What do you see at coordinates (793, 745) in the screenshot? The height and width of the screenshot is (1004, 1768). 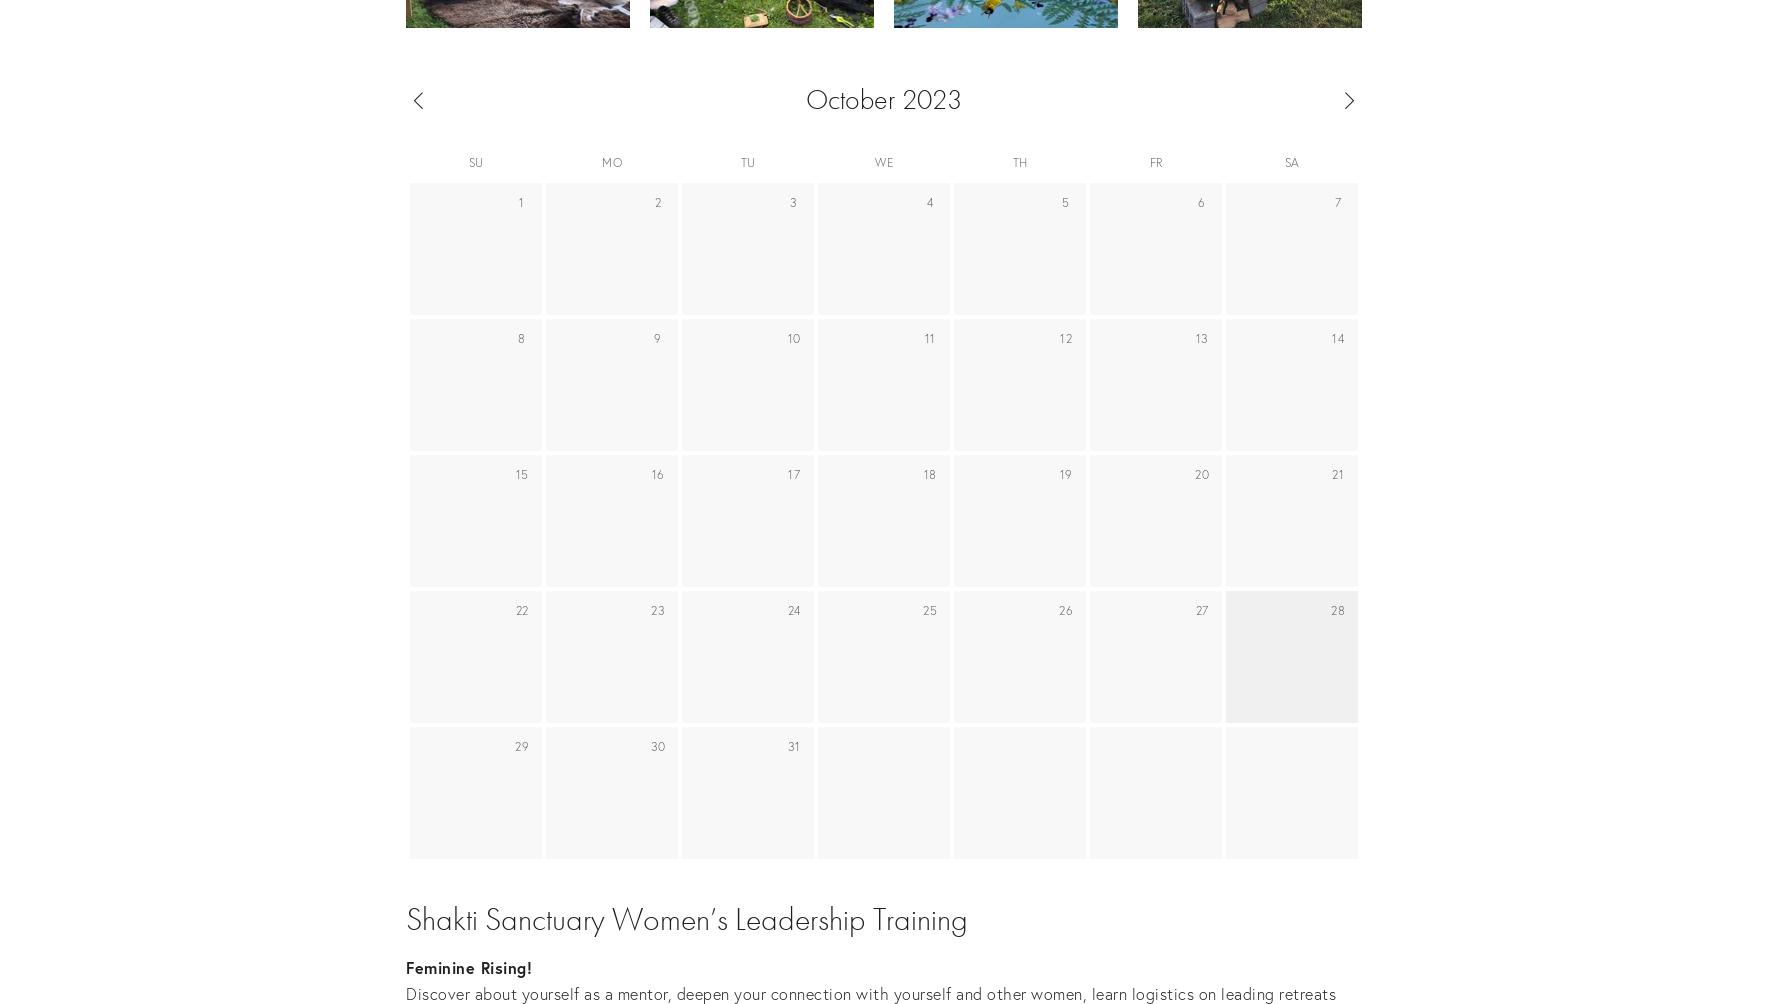 I see `'31'` at bounding box center [793, 745].